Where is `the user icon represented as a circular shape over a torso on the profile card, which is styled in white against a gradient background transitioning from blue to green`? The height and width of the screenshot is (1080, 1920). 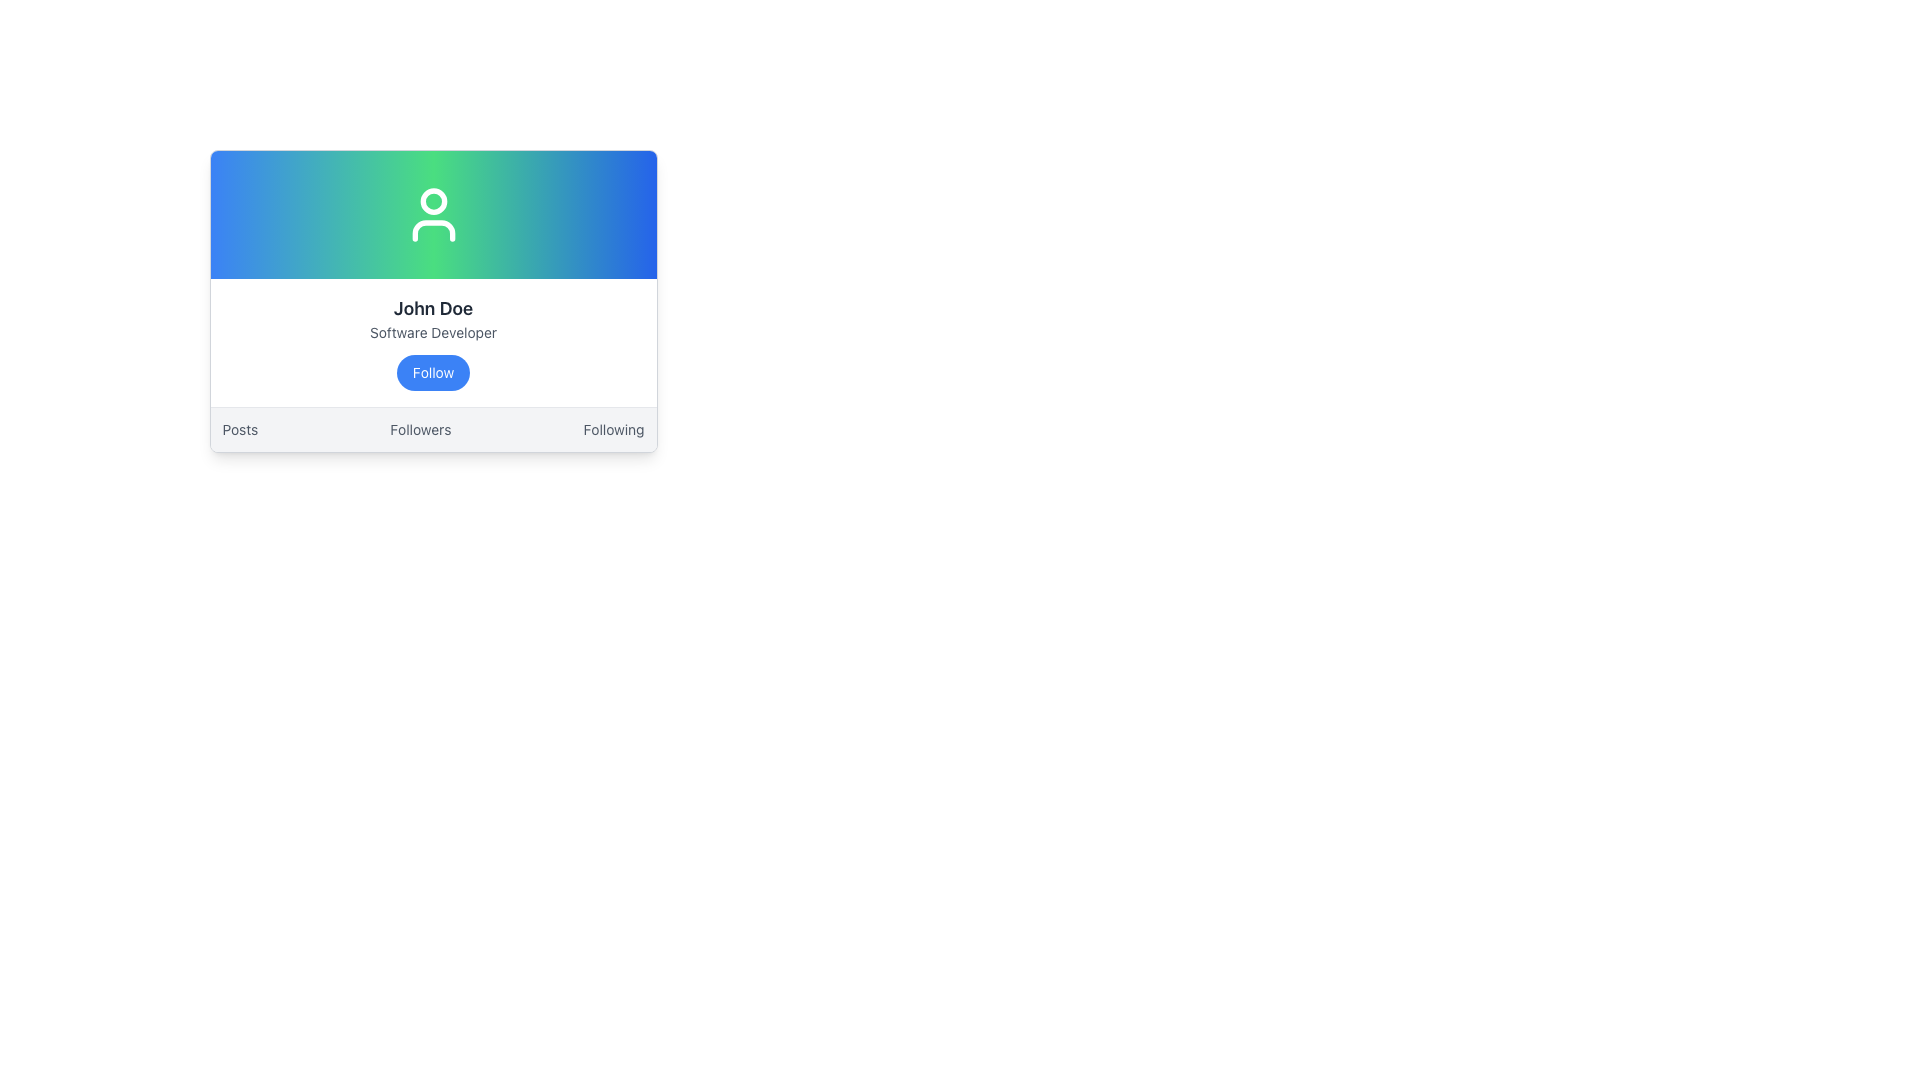
the user icon represented as a circular shape over a torso on the profile card, which is styled in white against a gradient background transitioning from blue to green is located at coordinates (432, 215).